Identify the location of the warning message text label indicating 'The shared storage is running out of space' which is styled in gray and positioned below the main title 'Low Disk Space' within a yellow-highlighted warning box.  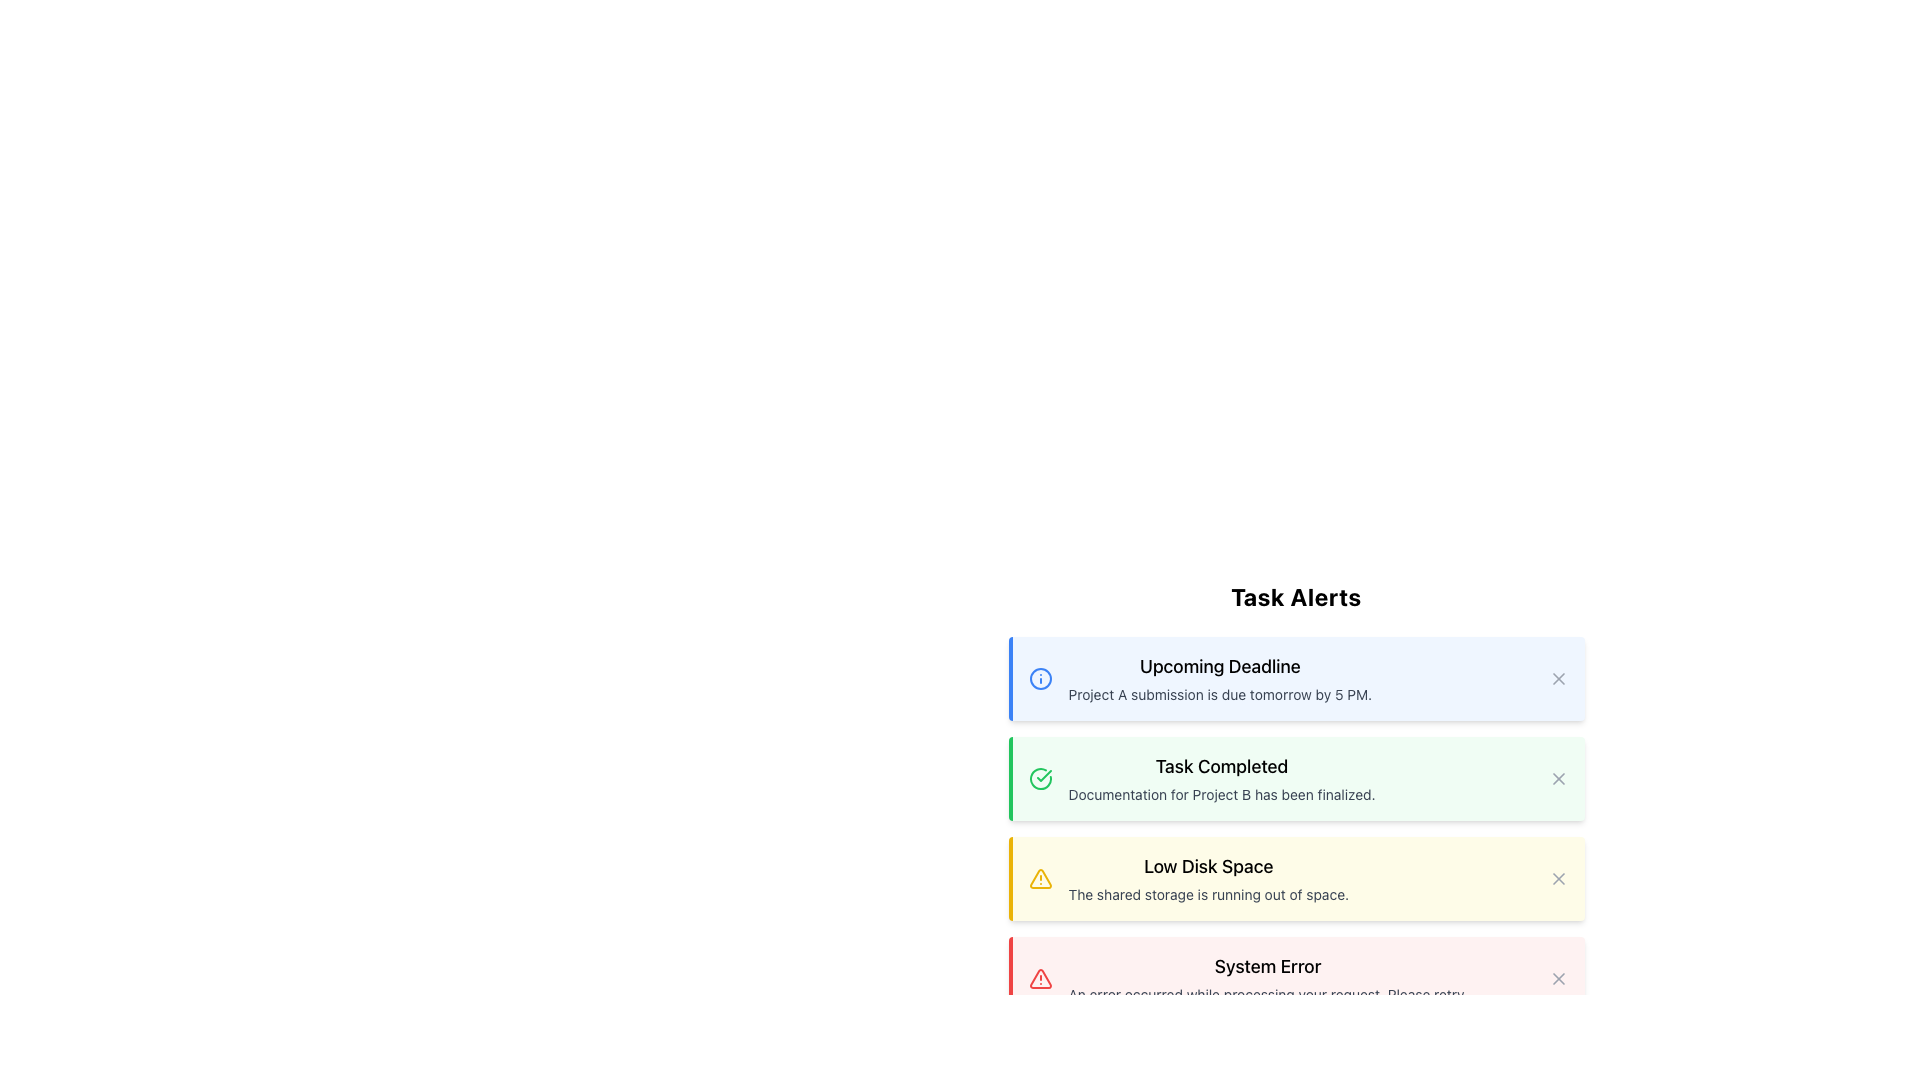
(1207, 893).